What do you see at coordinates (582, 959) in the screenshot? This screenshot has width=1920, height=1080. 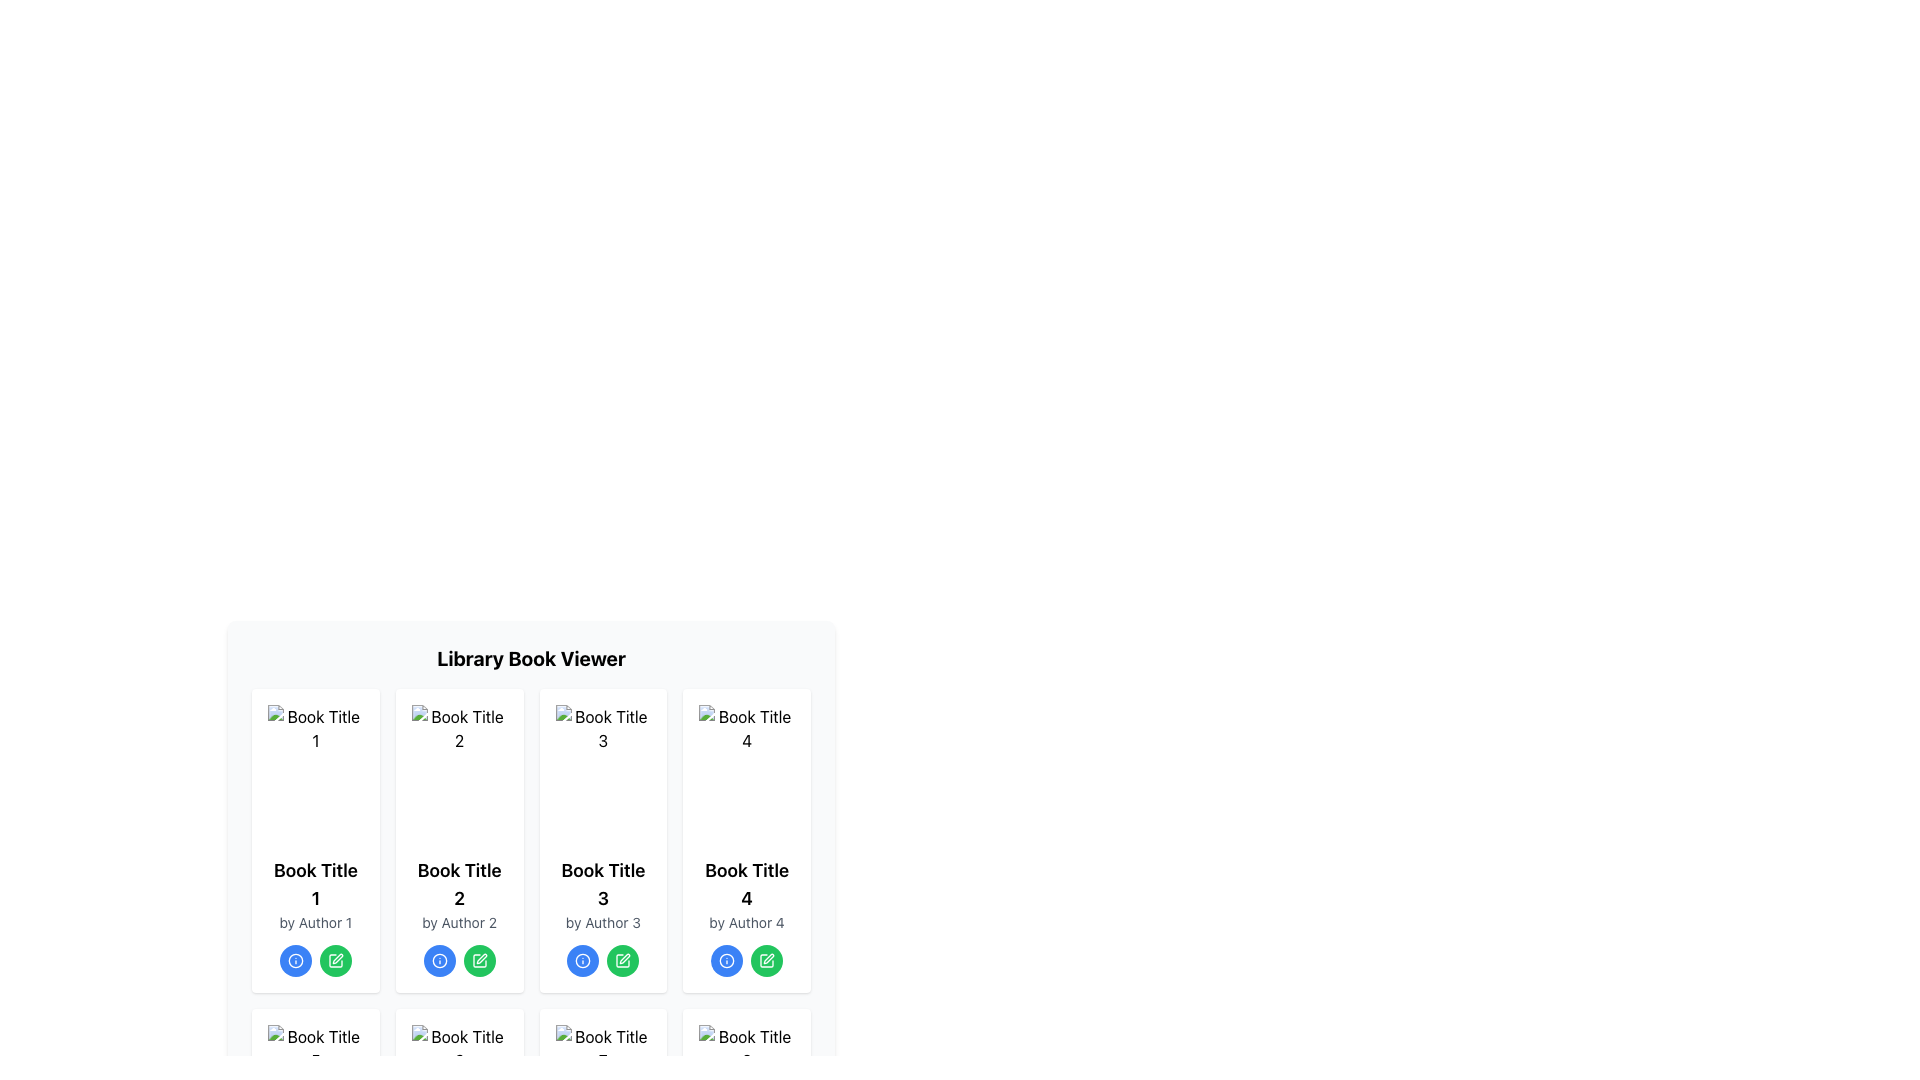 I see `the circular blue button with a white border and an informational icon located in the bottom left corner of the third card in the grid, beneath the 'Book Title 3' text` at bounding box center [582, 959].